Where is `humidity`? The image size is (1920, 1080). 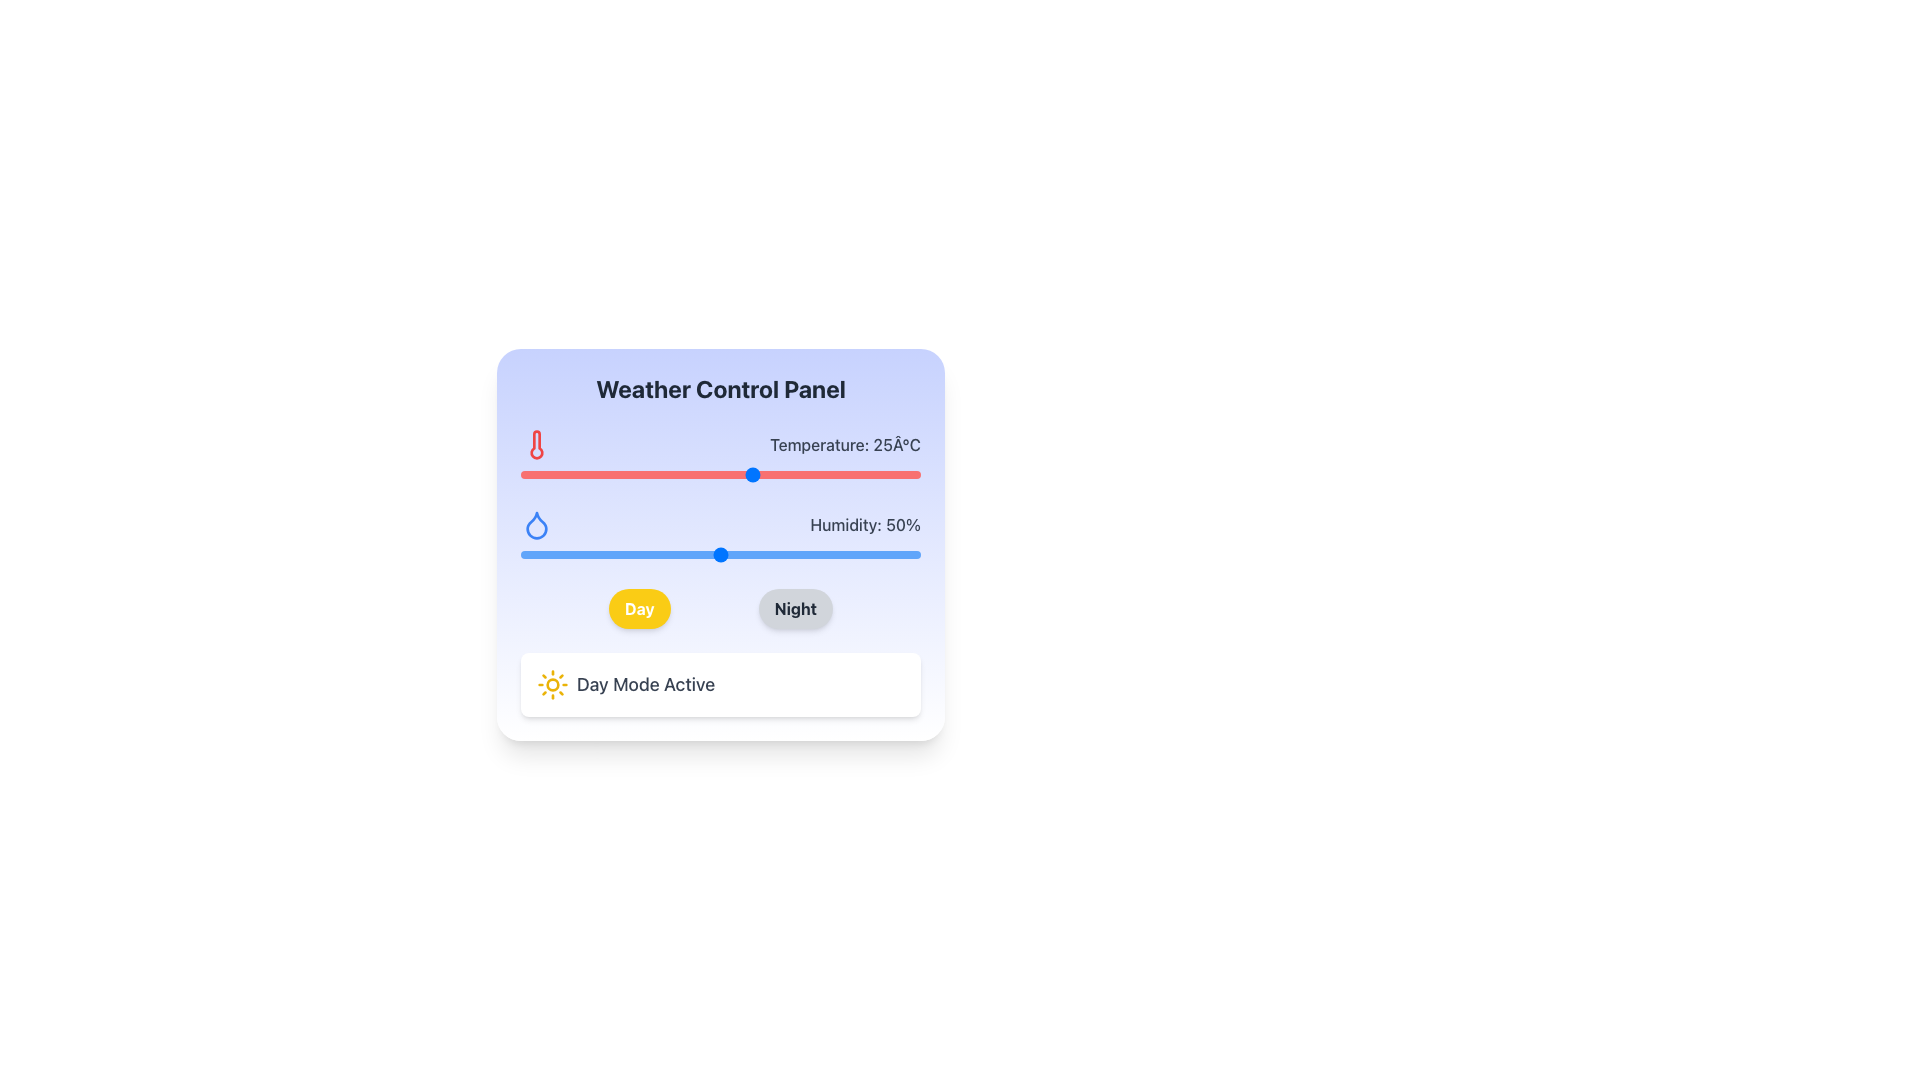 humidity is located at coordinates (592, 555).